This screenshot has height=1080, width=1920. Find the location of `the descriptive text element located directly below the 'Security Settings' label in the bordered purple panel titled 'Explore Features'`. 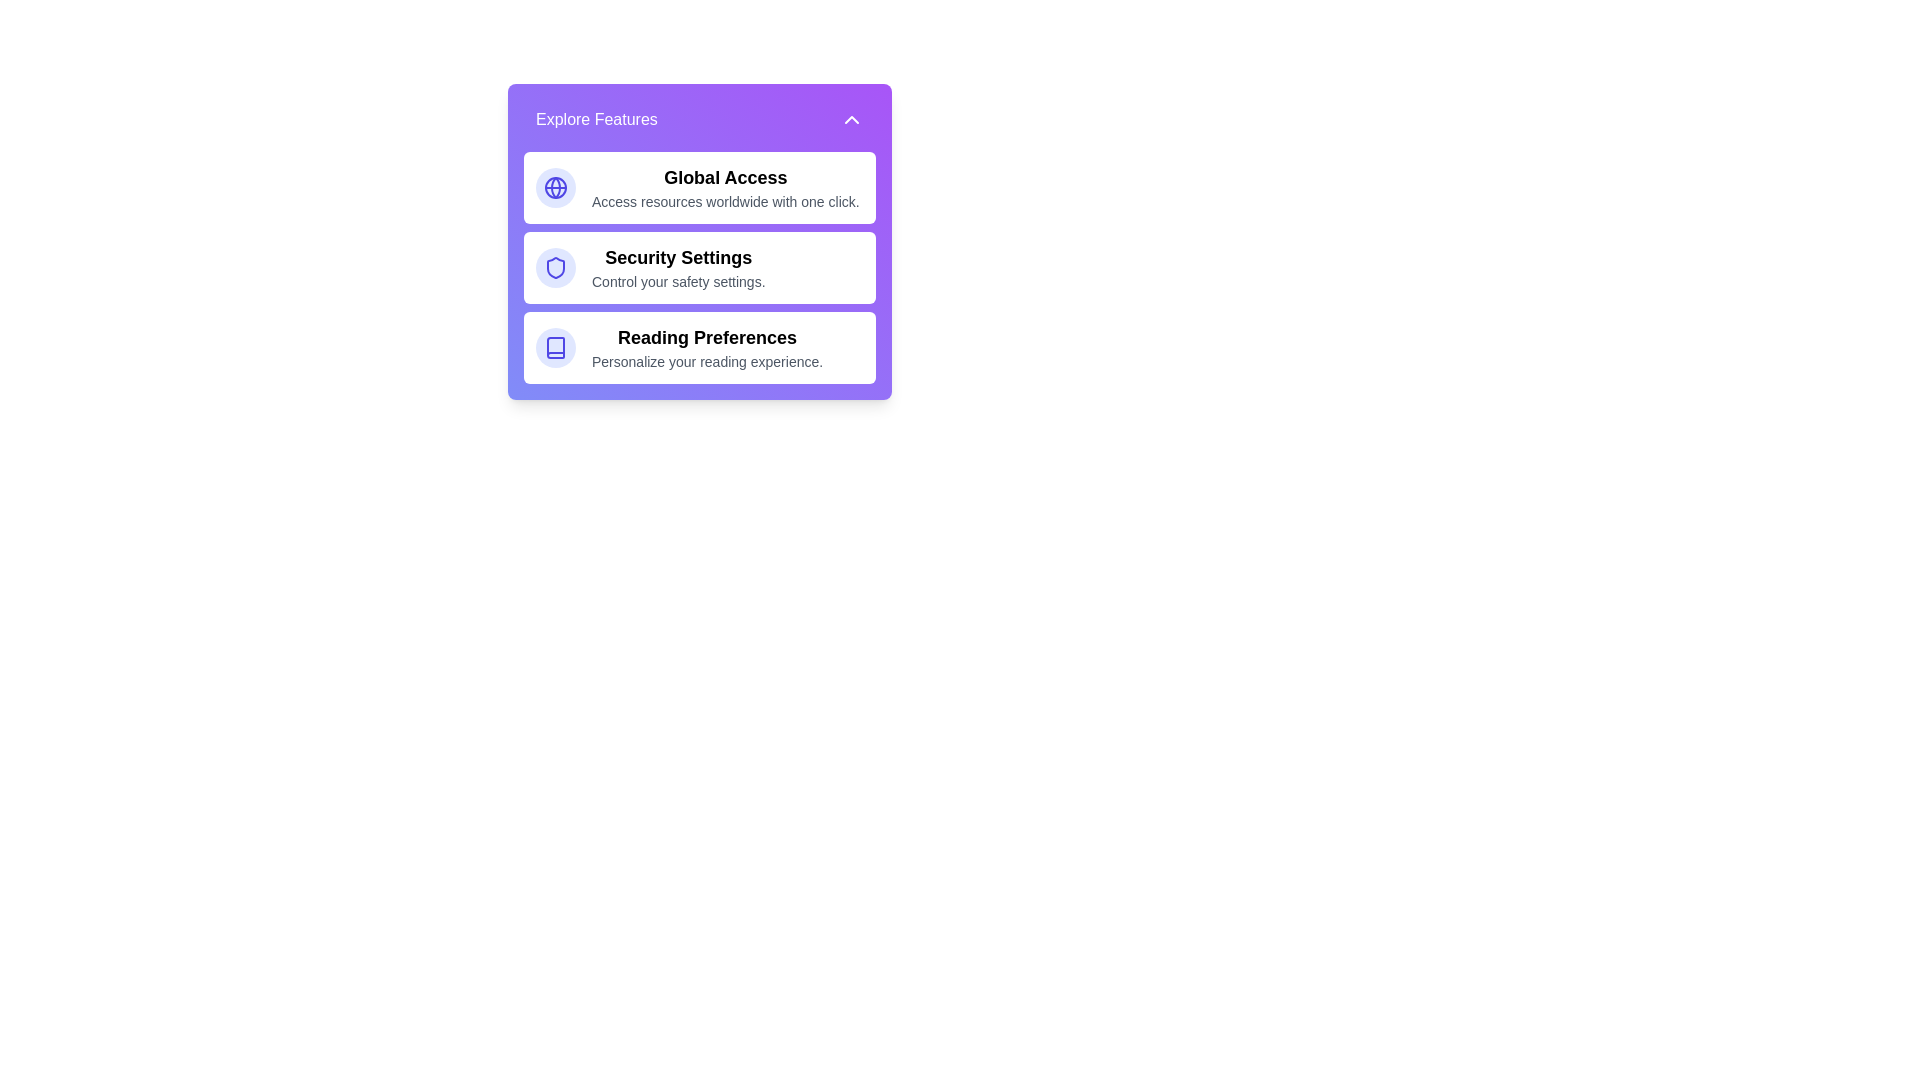

the descriptive text element located directly below the 'Security Settings' label in the bordered purple panel titled 'Explore Features' is located at coordinates (678, 281).